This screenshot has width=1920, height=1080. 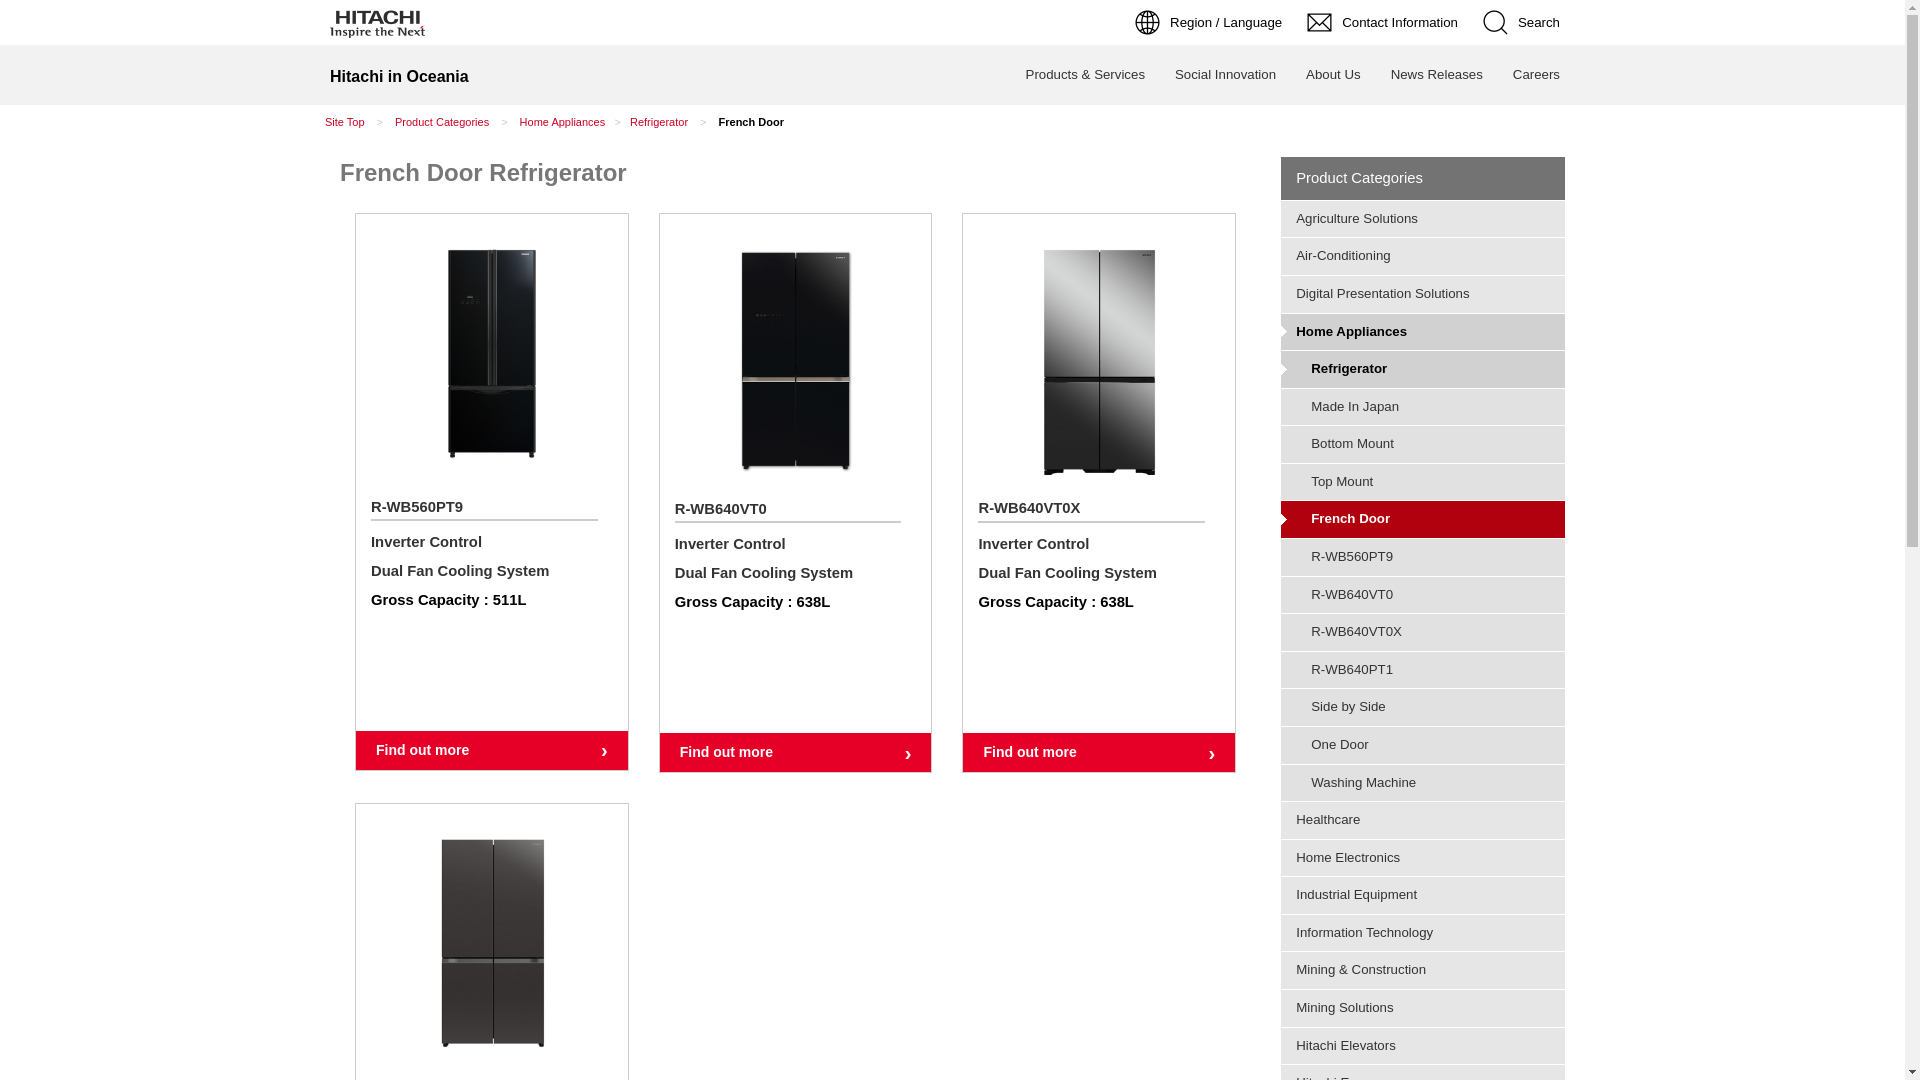 I want to click on 'One Door', so click(x=1281, y=744).